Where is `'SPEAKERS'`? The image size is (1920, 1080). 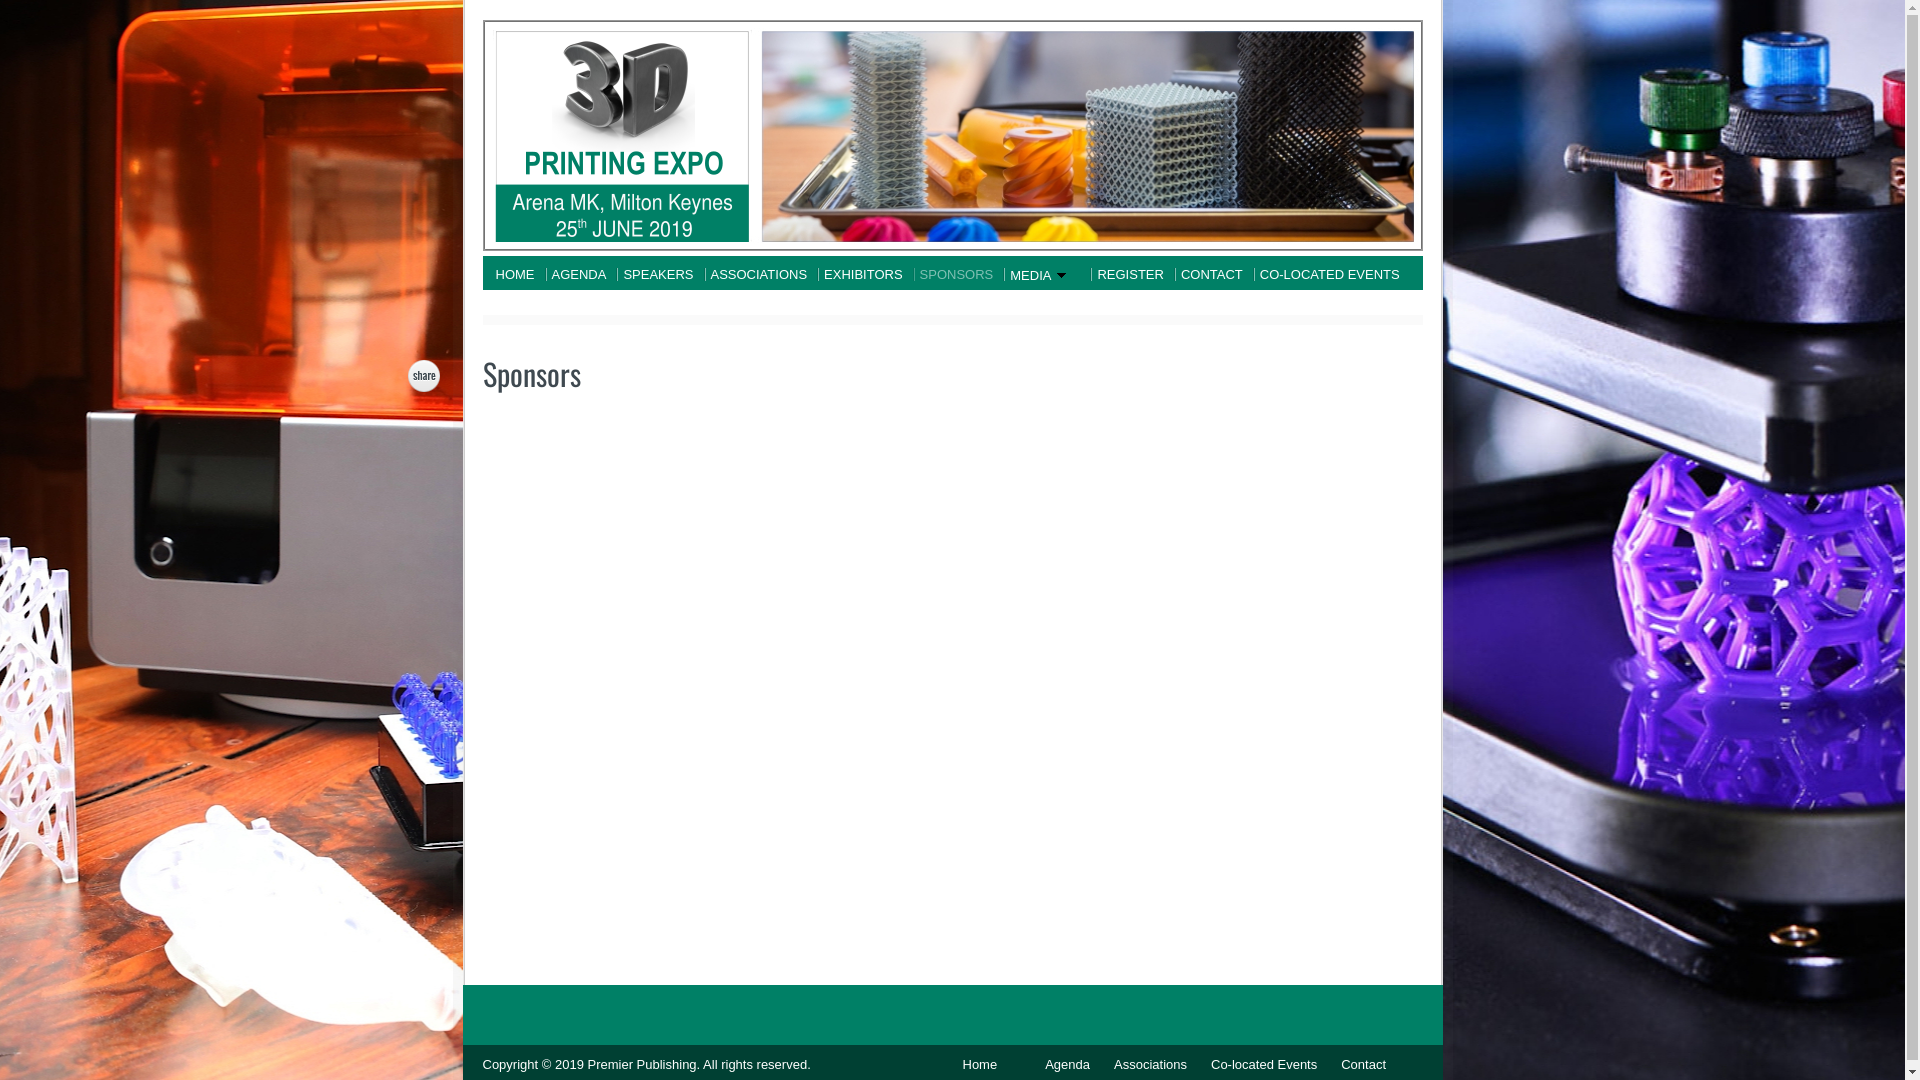 'SPEAKERS' is located at coordinates (657, 274).